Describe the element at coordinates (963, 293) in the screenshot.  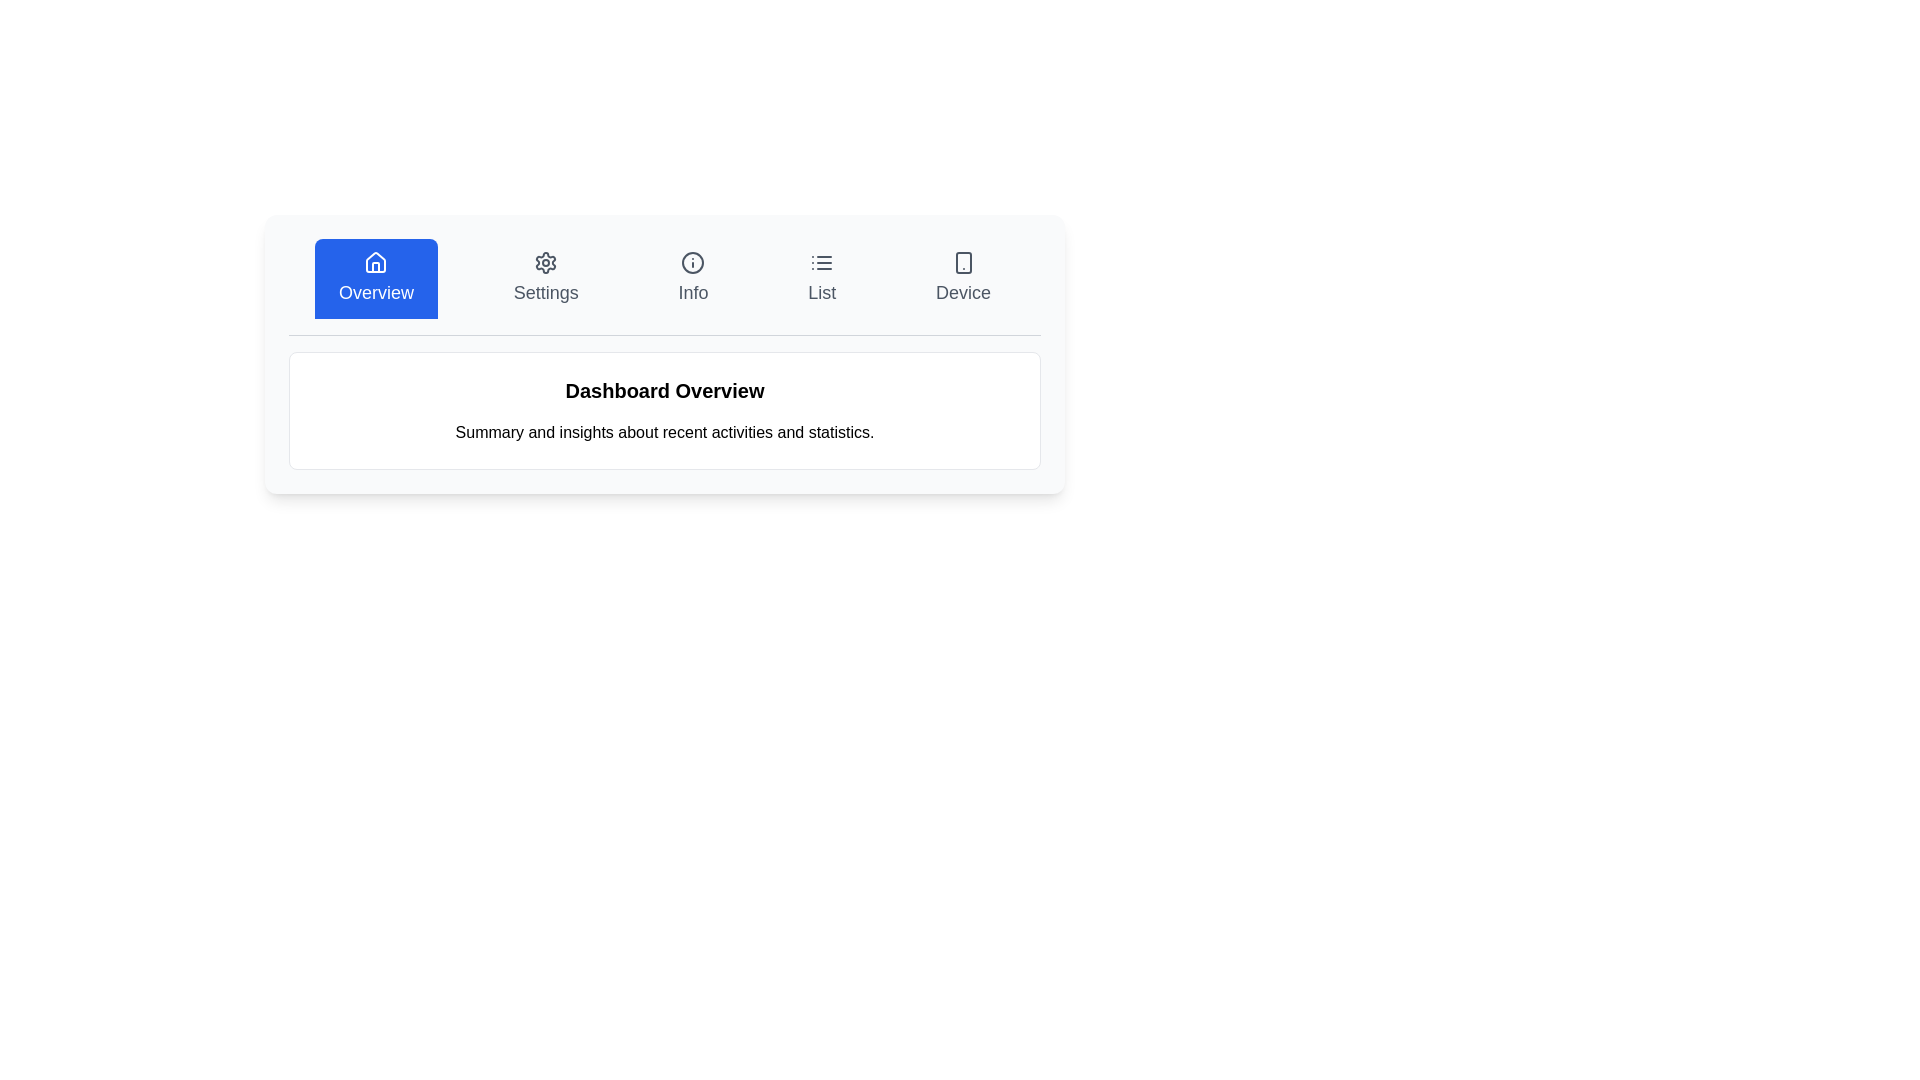
I see `text label displaying 'Device' located centrally below an icon in the fifth position of the navigation bar to understand the purpose of the button` at that location.